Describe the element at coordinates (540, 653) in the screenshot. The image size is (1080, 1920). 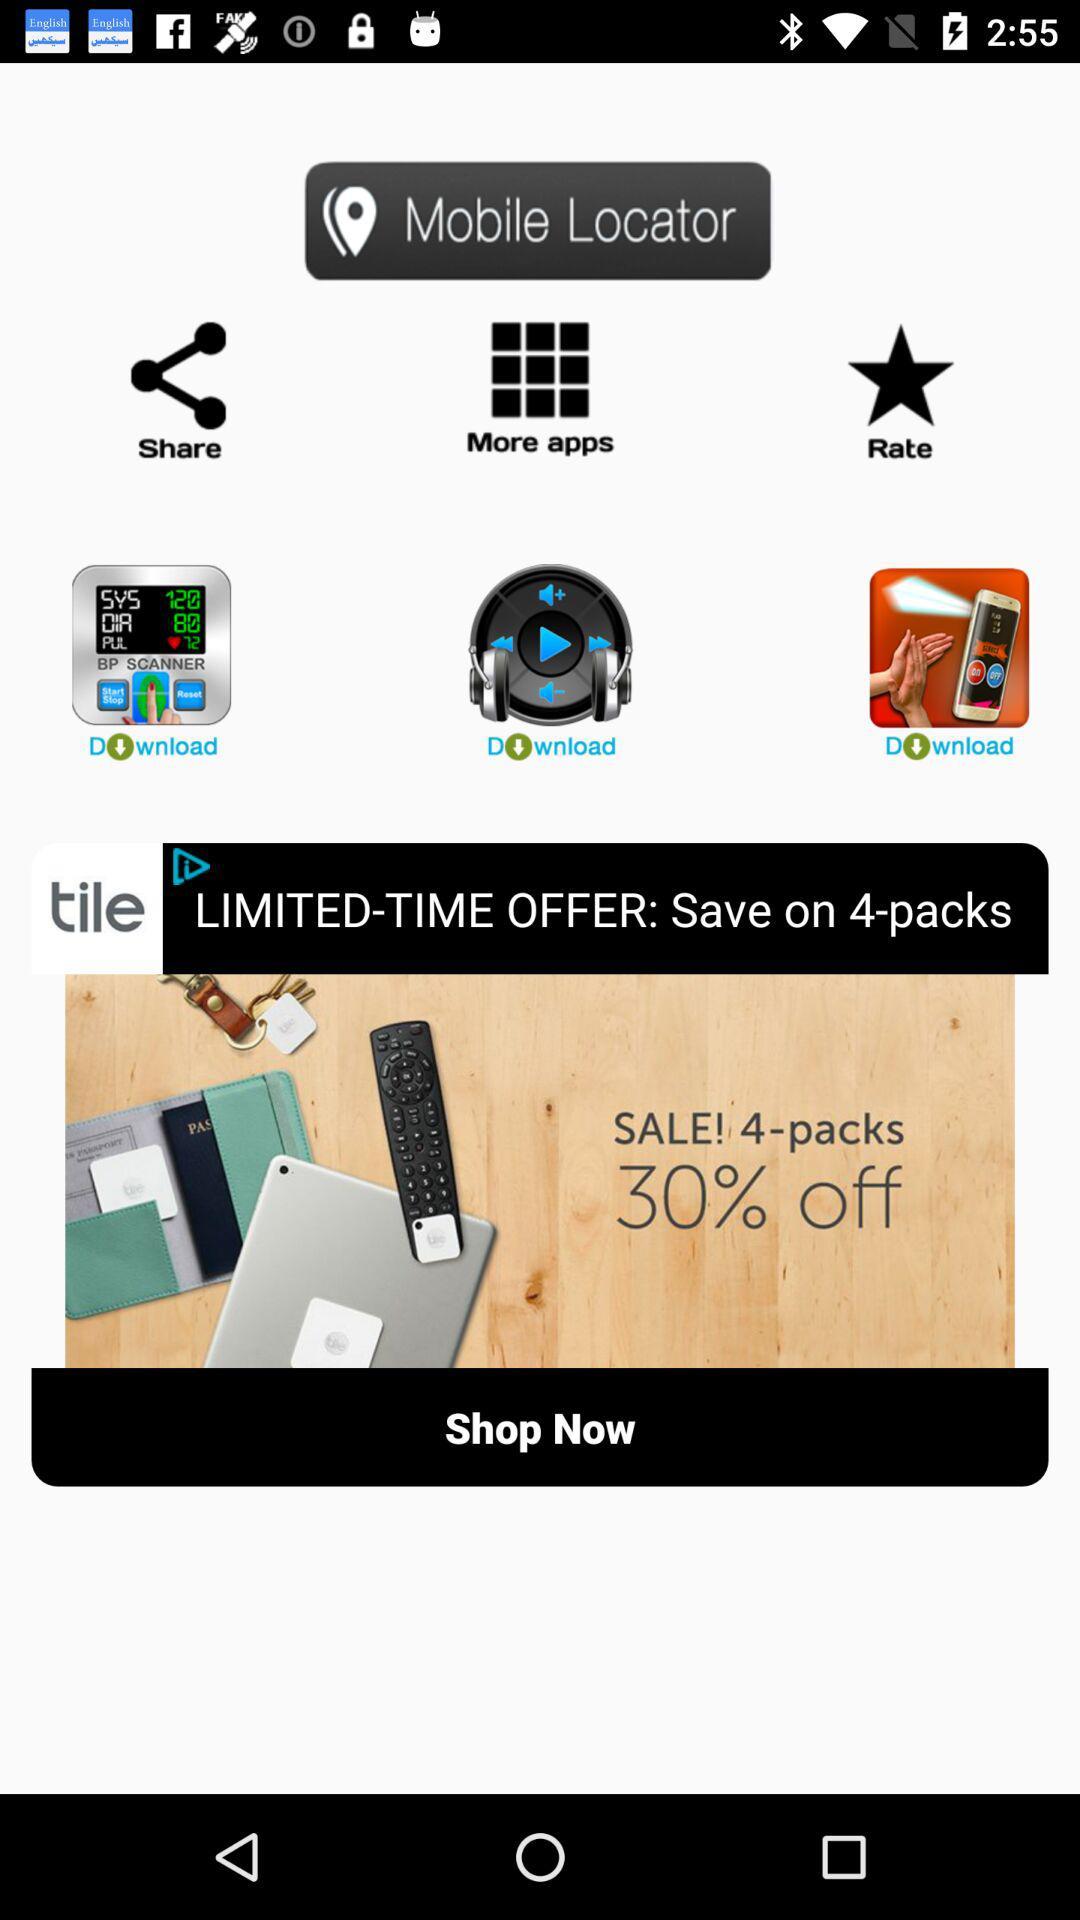
I see `the play icon` at that location.